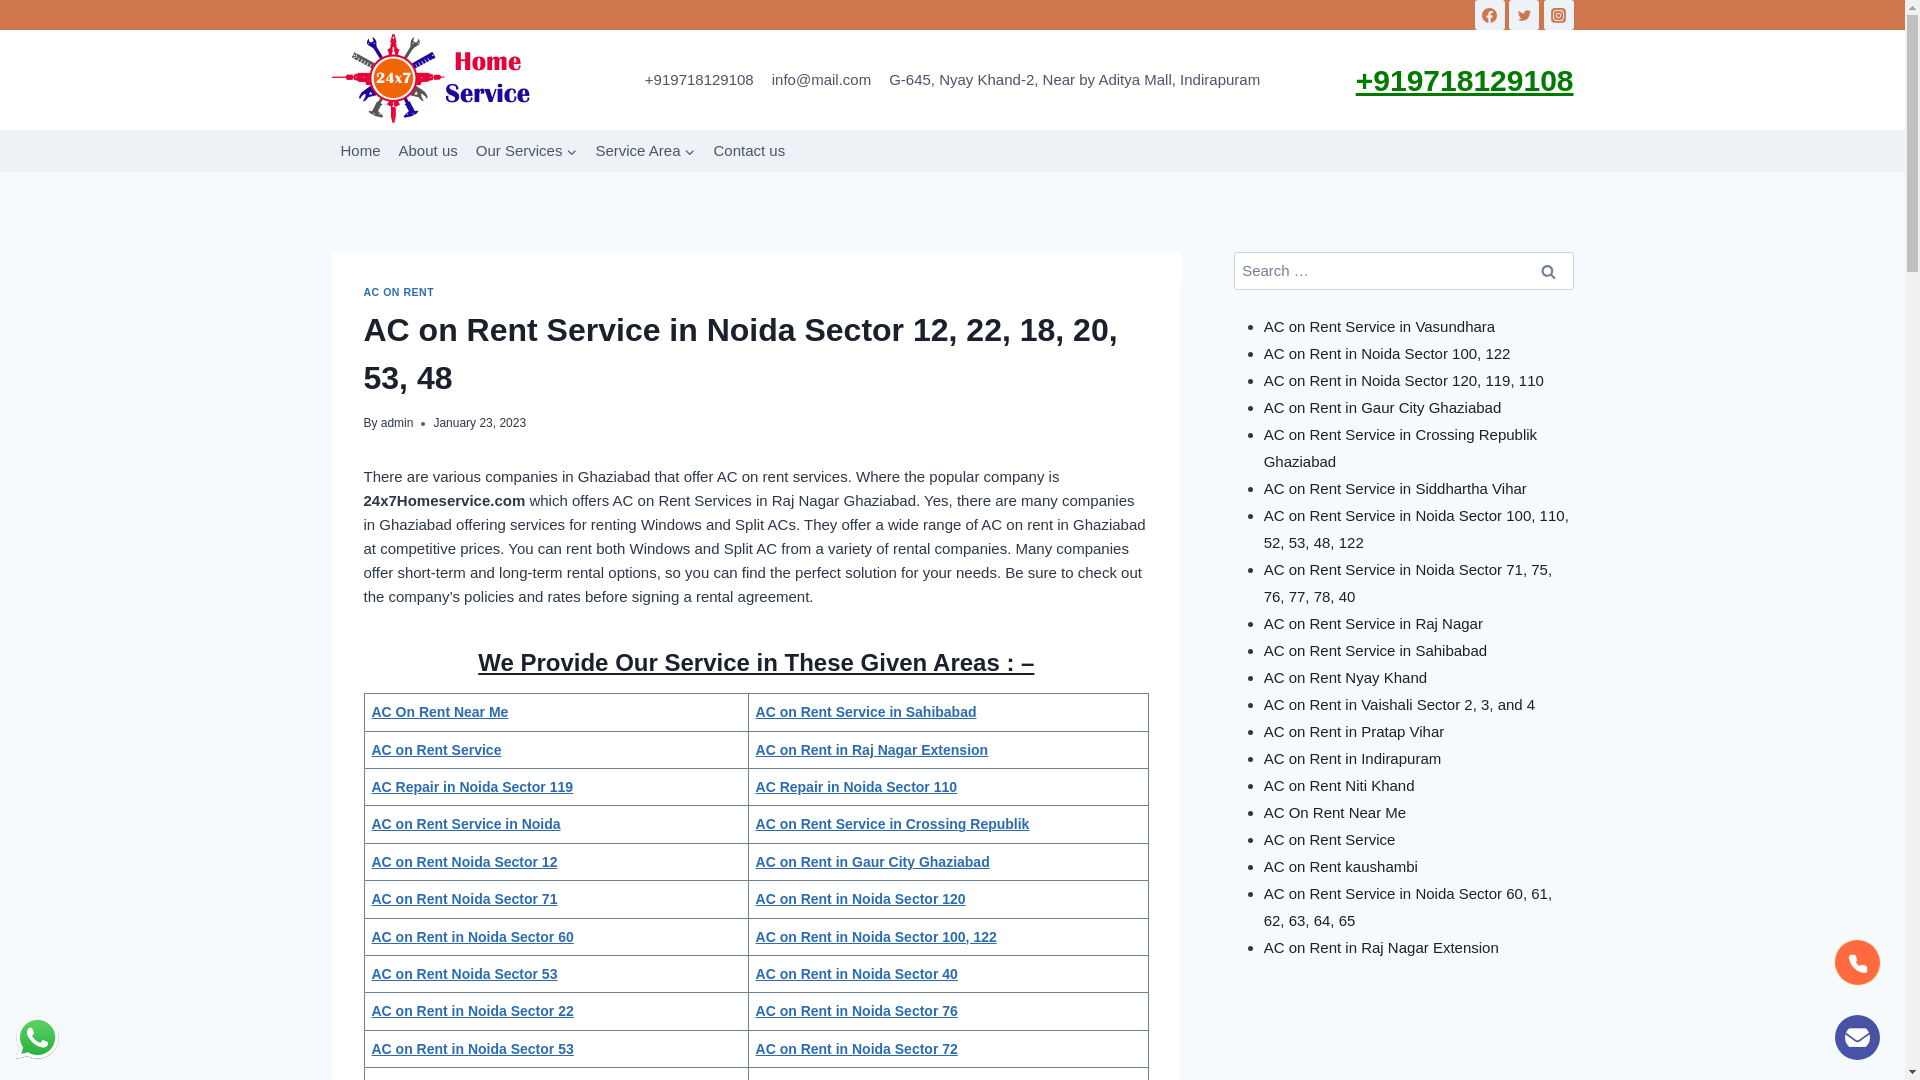 Image resolution: width=1920 pixels, height=1080 pixels. I want to click on 'AC on Rent in Noida Sector 22', so click(372, 1010).